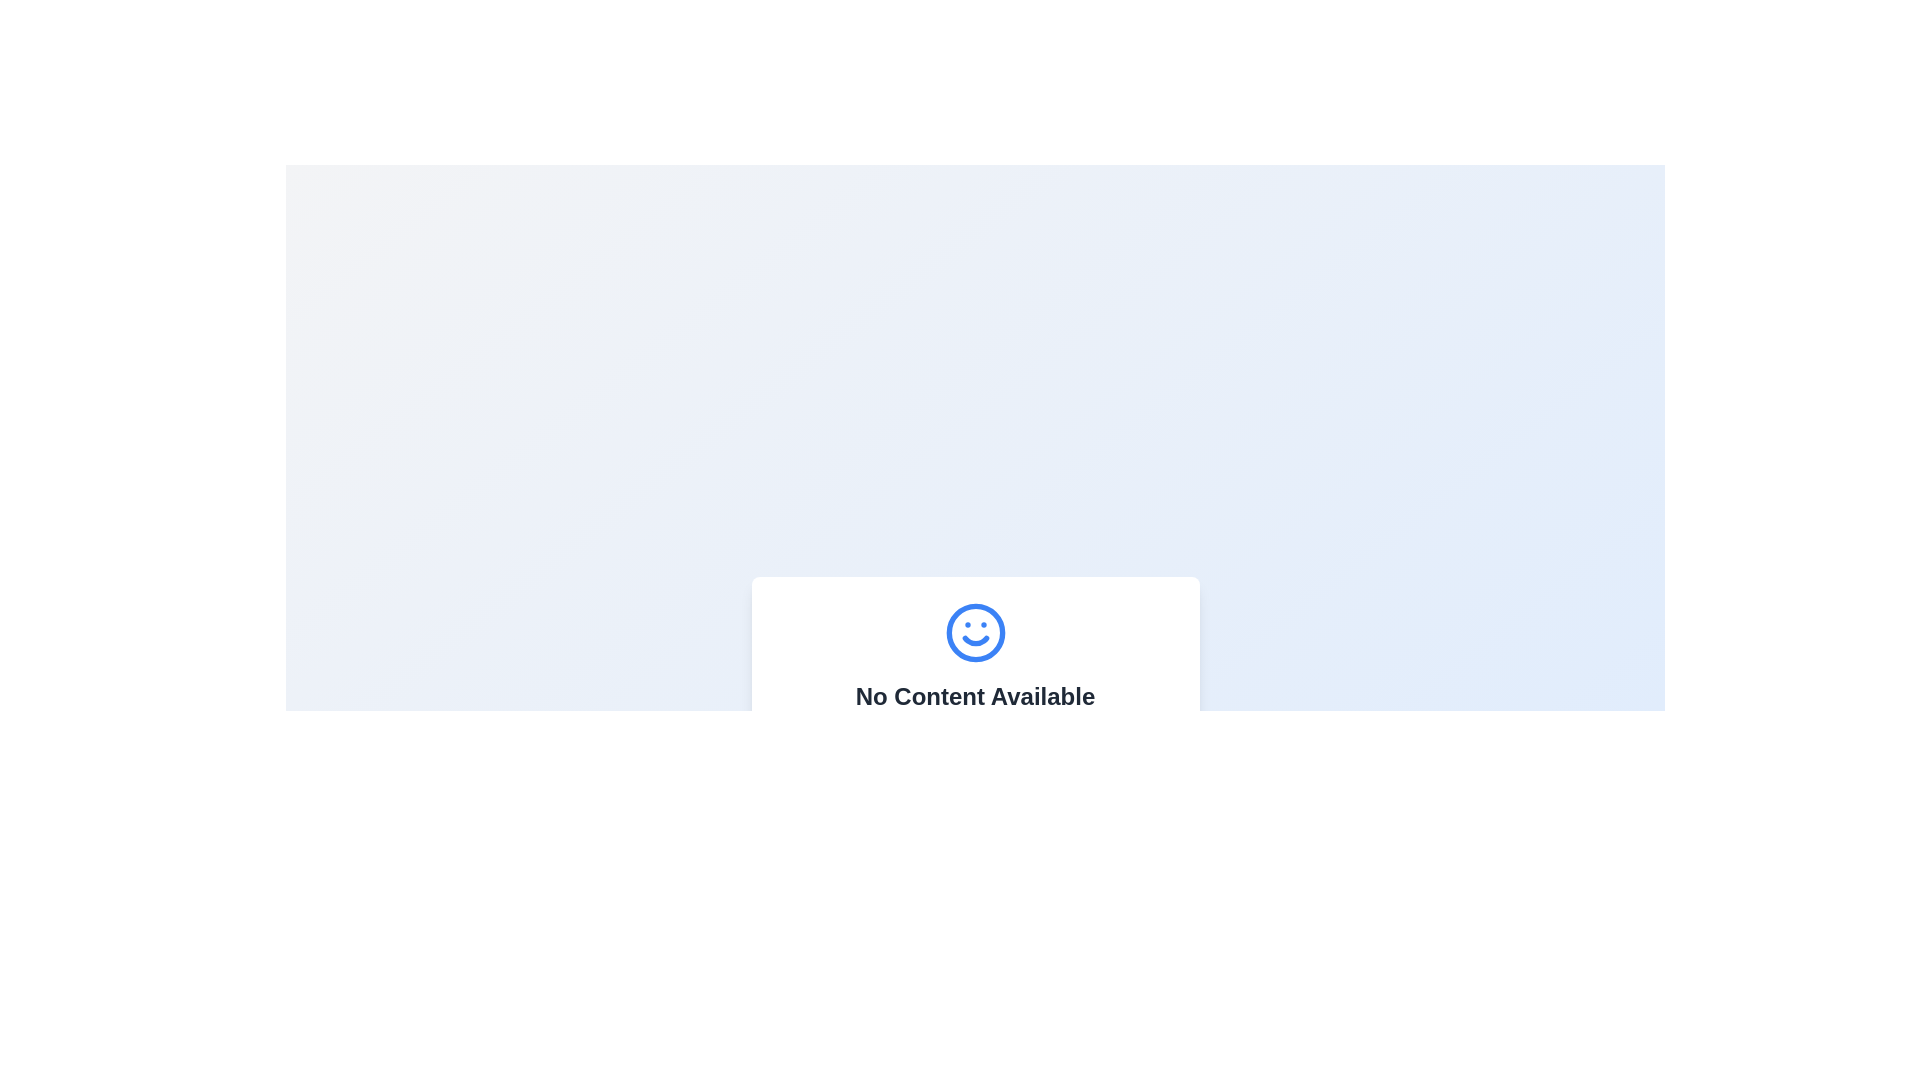 This screenshot has height=1080, width=1920. What do you see at coordinates (975, 640) in the screenshot?
I see `the arc-shaped graphical component of the smiley face icon, which features a blue outline and is located at the bottom-center part of the interface, below the eyes` at bounding box center [975, 640].